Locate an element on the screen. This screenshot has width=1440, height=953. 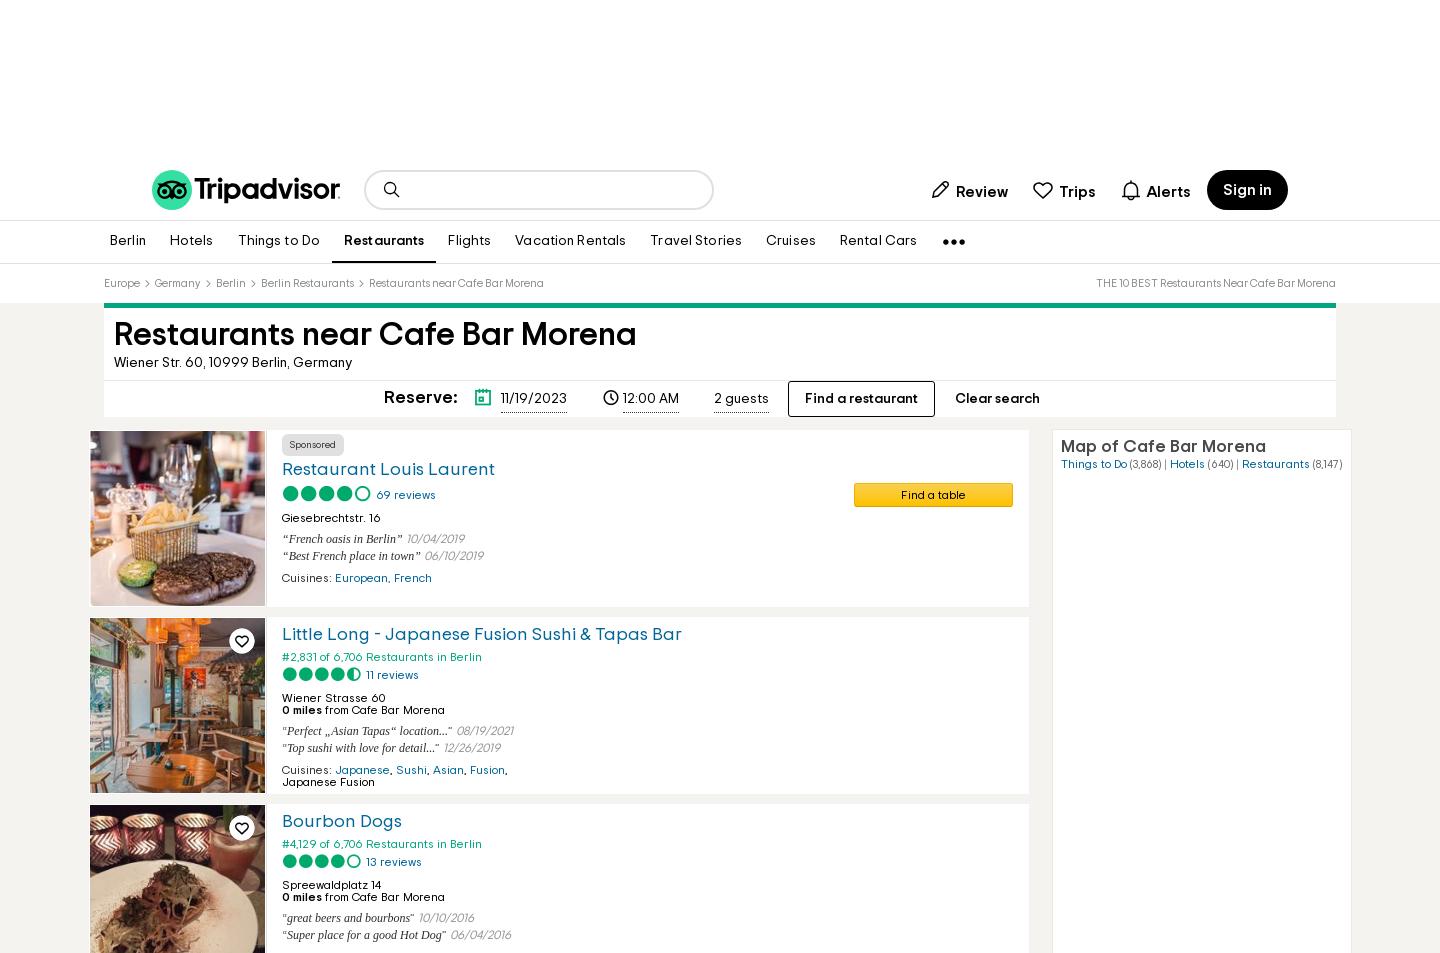
'Travel Stories' is located at coordinates (695, 240).